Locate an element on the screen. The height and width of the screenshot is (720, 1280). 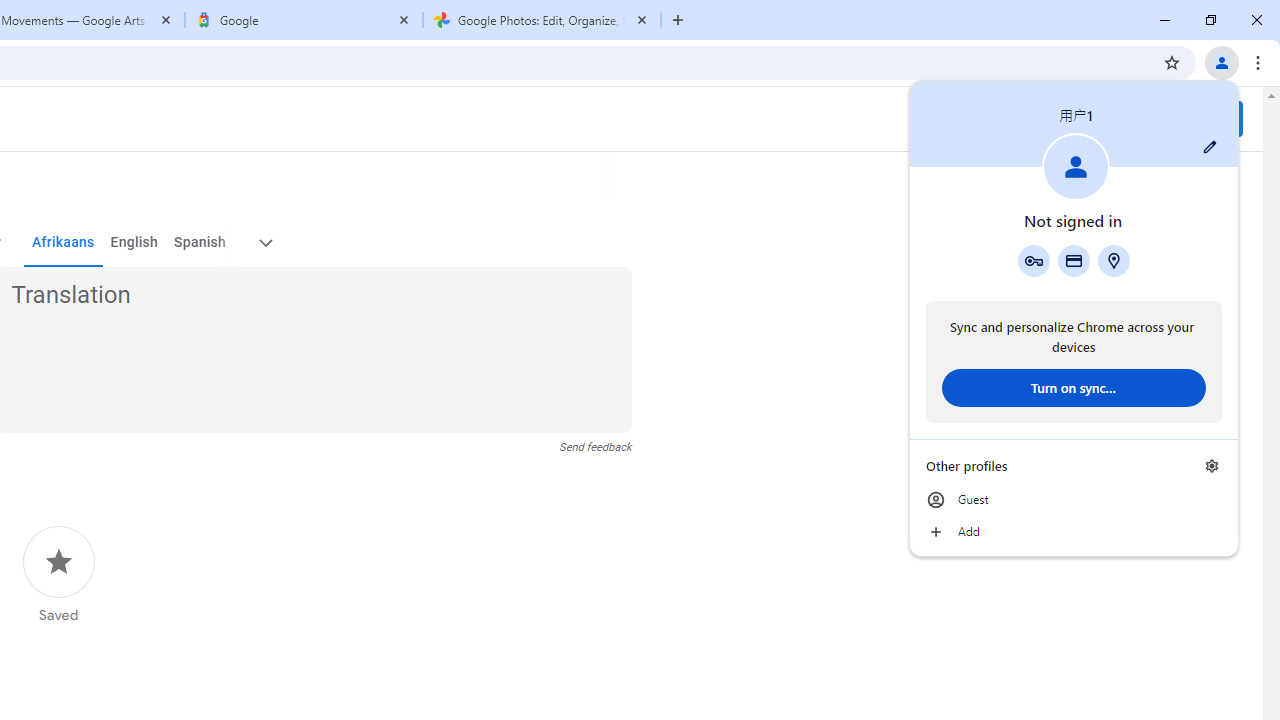
'Payment methods' is located at coordinates (1073, 260).